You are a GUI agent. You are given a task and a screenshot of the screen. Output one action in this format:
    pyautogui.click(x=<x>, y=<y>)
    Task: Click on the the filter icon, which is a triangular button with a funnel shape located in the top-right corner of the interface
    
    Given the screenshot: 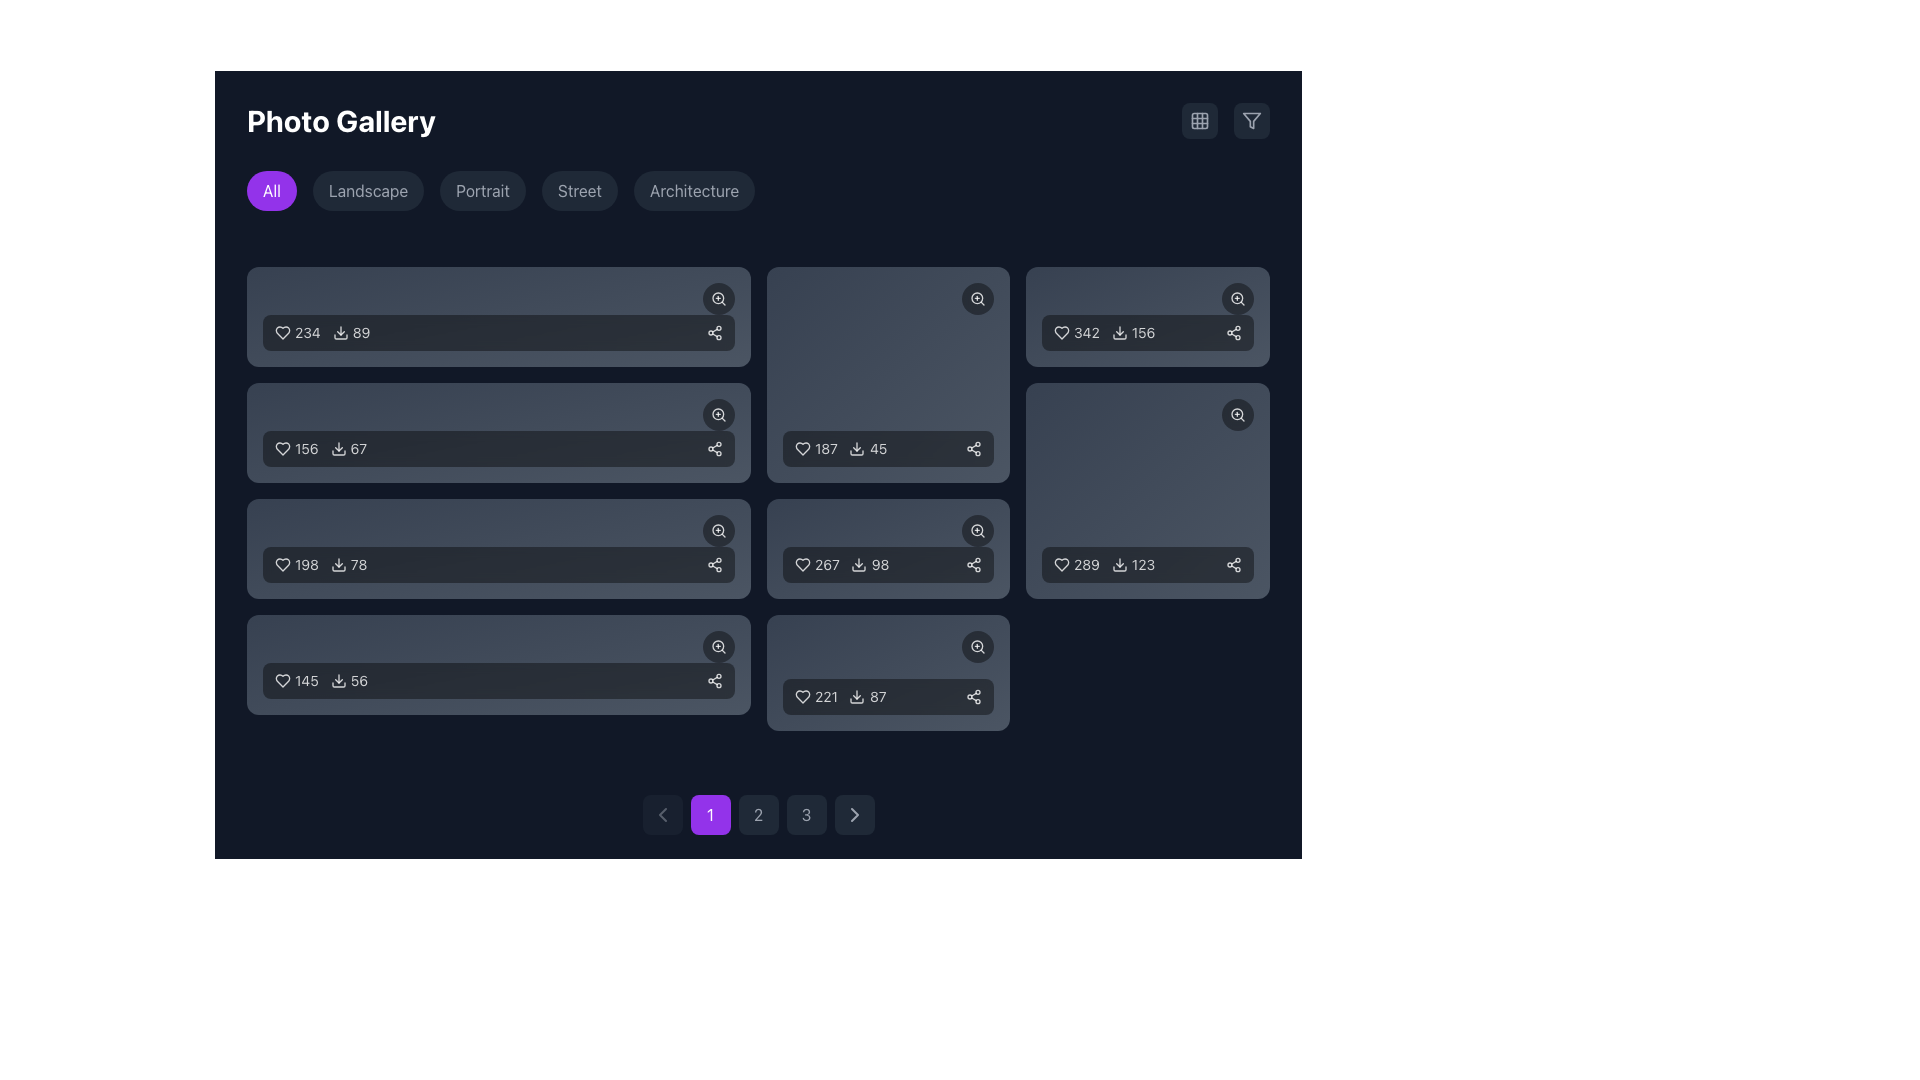 What is the action you would take?
    pyautogui.click(x=1251, y=120)
    